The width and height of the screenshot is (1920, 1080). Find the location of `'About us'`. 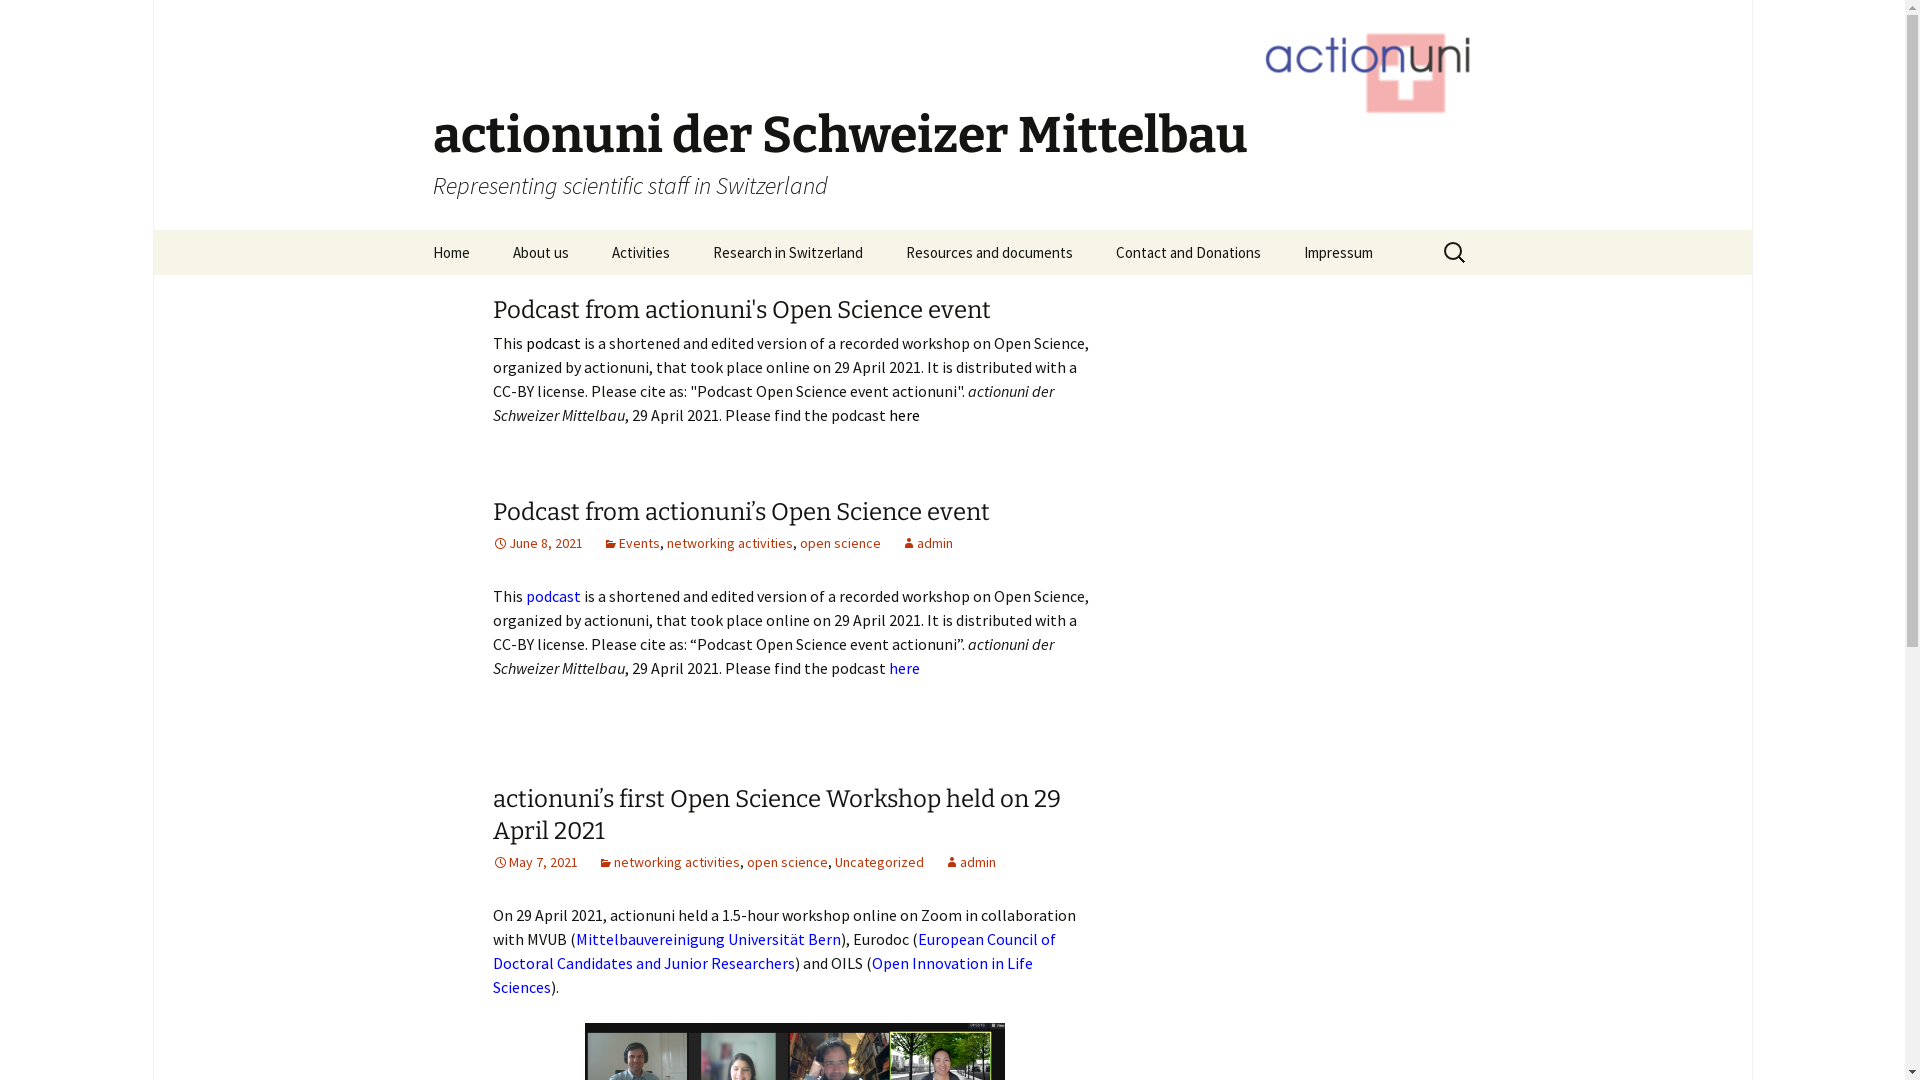

'About us' is located at coordinates (491, 251).